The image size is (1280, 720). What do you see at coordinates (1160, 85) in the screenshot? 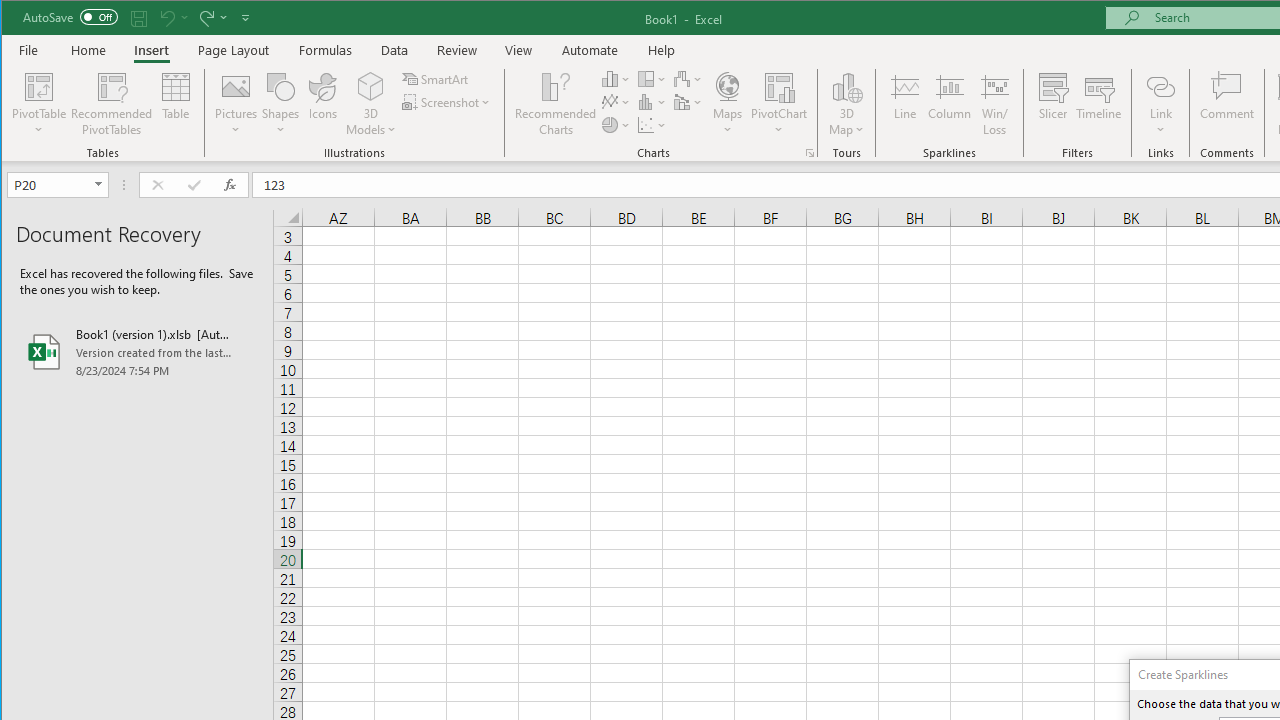
I see `'Link'` at bounding box center [1160, 85].